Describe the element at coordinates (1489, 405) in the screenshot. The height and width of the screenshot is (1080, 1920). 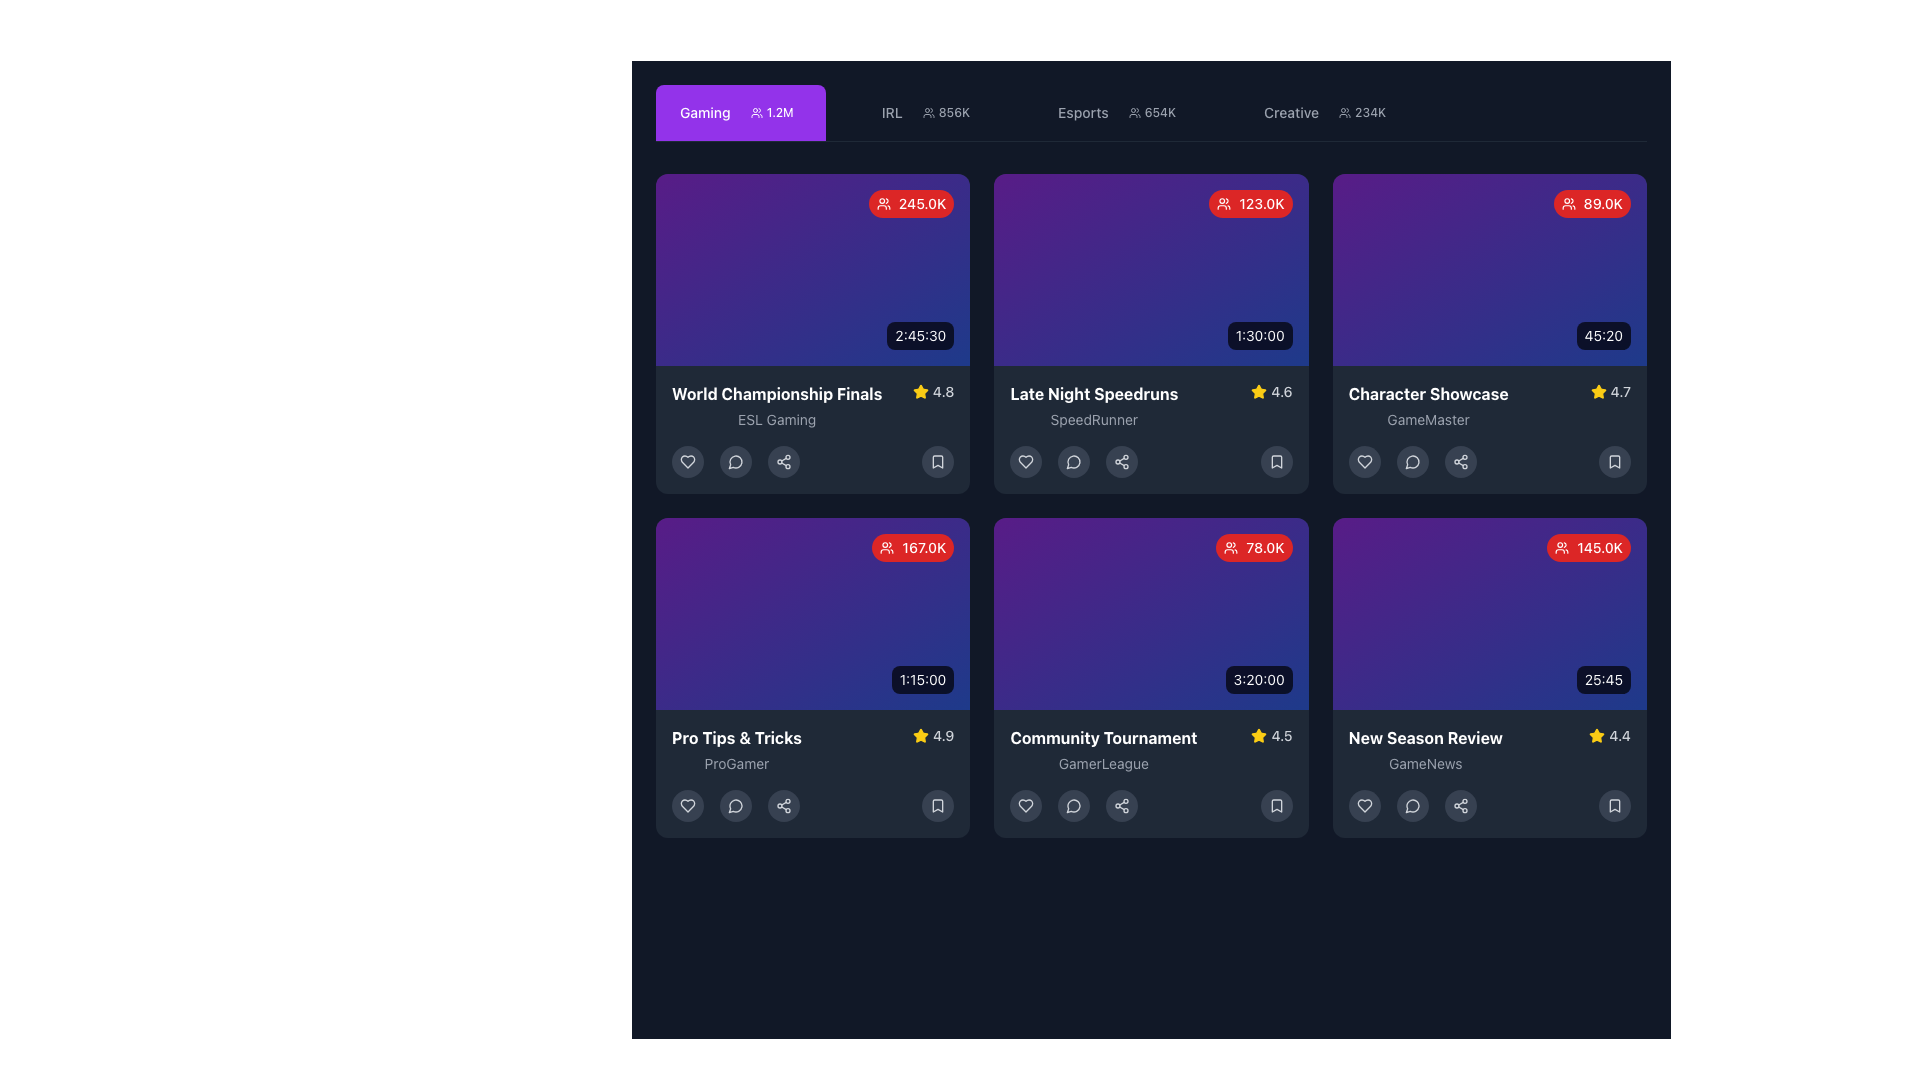
I see `on the 'Character Showcase' text block that displays the title in bold white text, the subtitle 'GameMaster' in gray, a yellow star icon, and a rating of '4.7'` at that location.